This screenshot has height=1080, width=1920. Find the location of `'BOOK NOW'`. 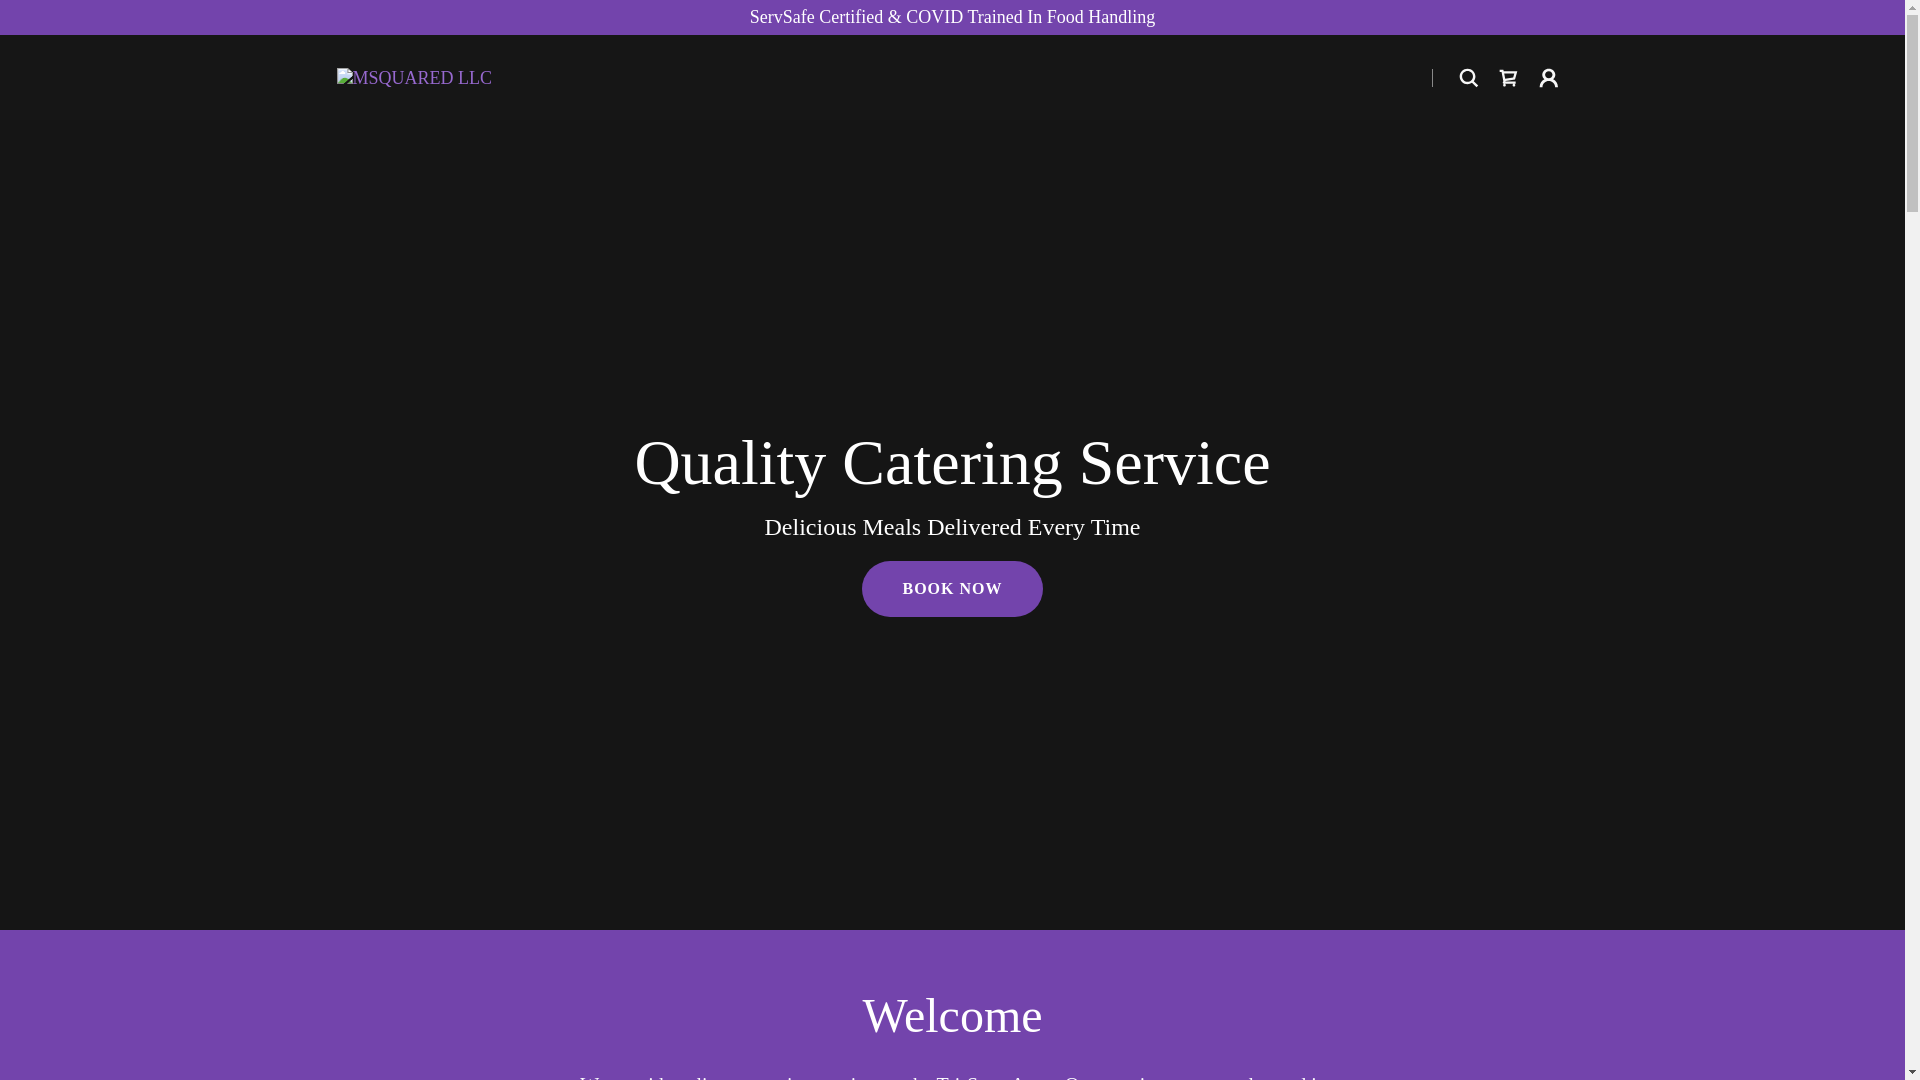

'BOOK NOW' is located at coordinates (862, 588).